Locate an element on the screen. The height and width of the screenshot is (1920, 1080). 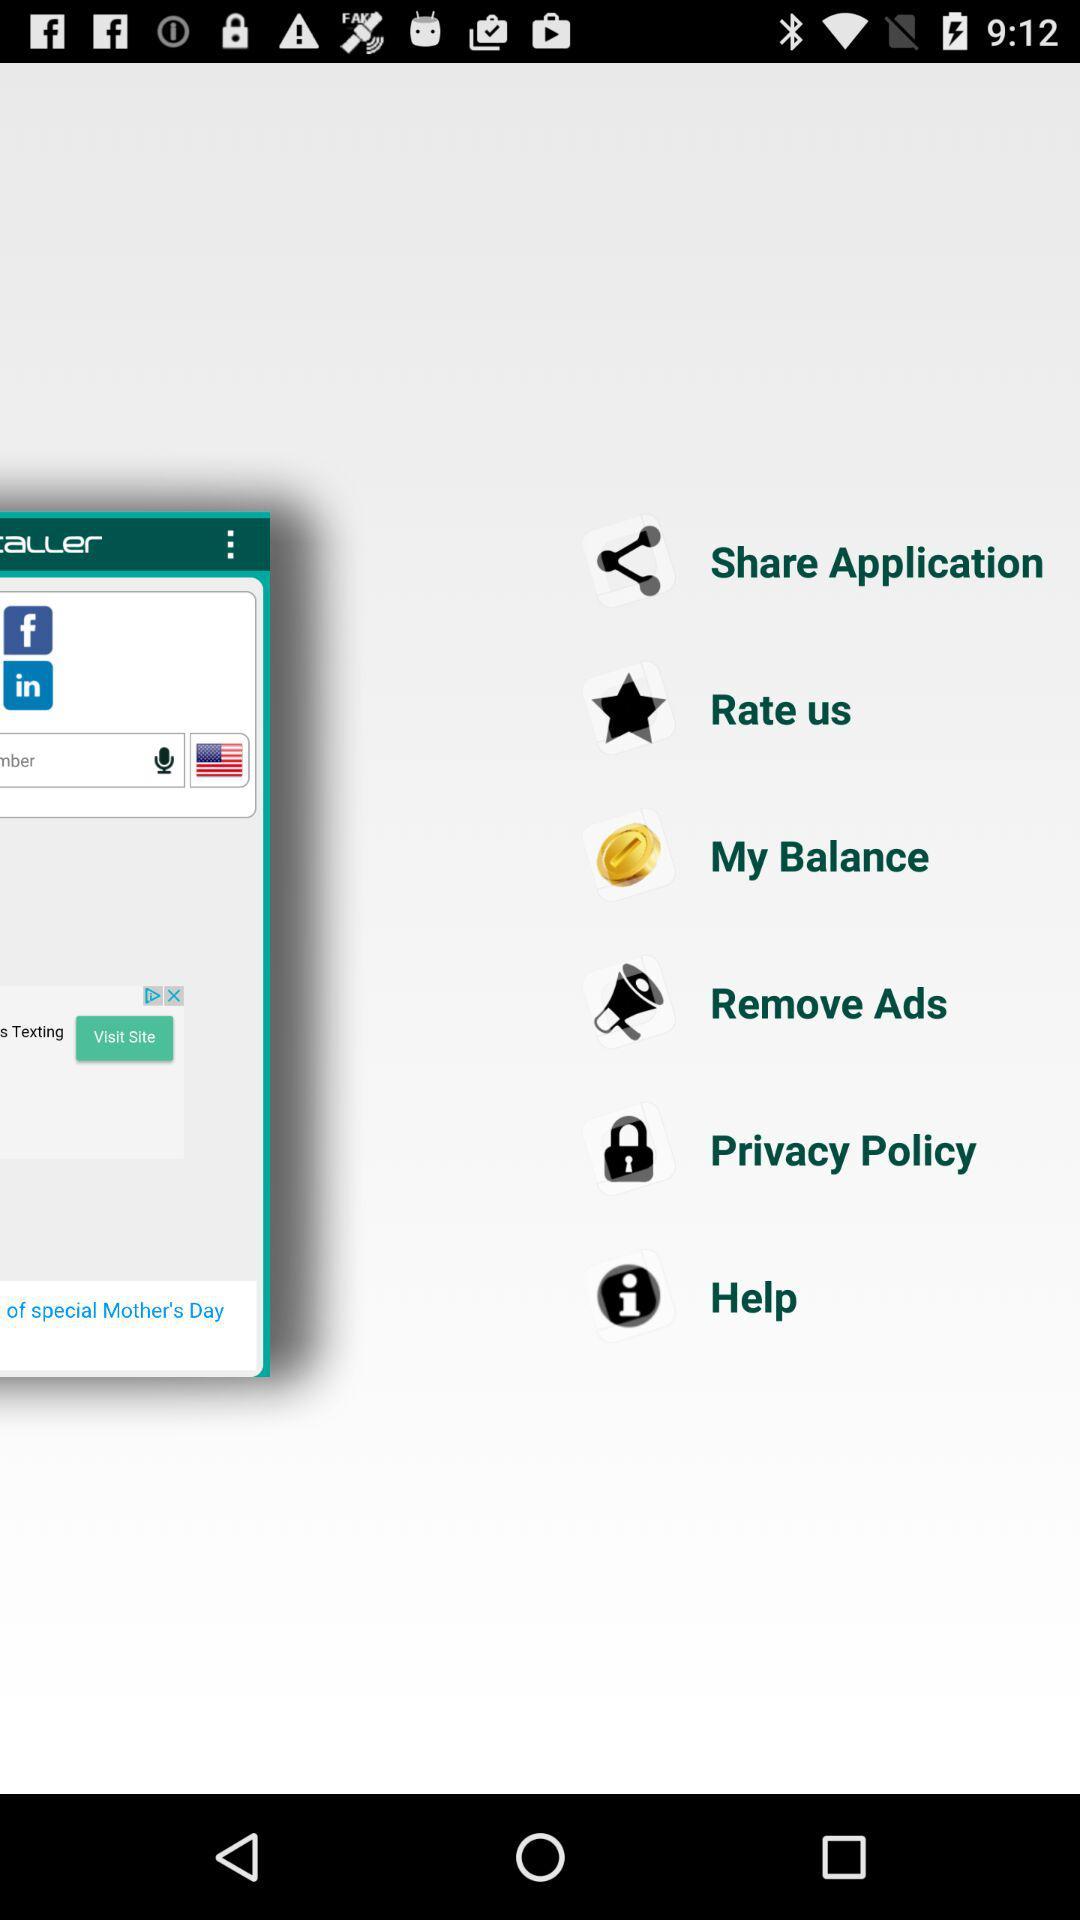
visit site is located at coordinates (91, 1071).